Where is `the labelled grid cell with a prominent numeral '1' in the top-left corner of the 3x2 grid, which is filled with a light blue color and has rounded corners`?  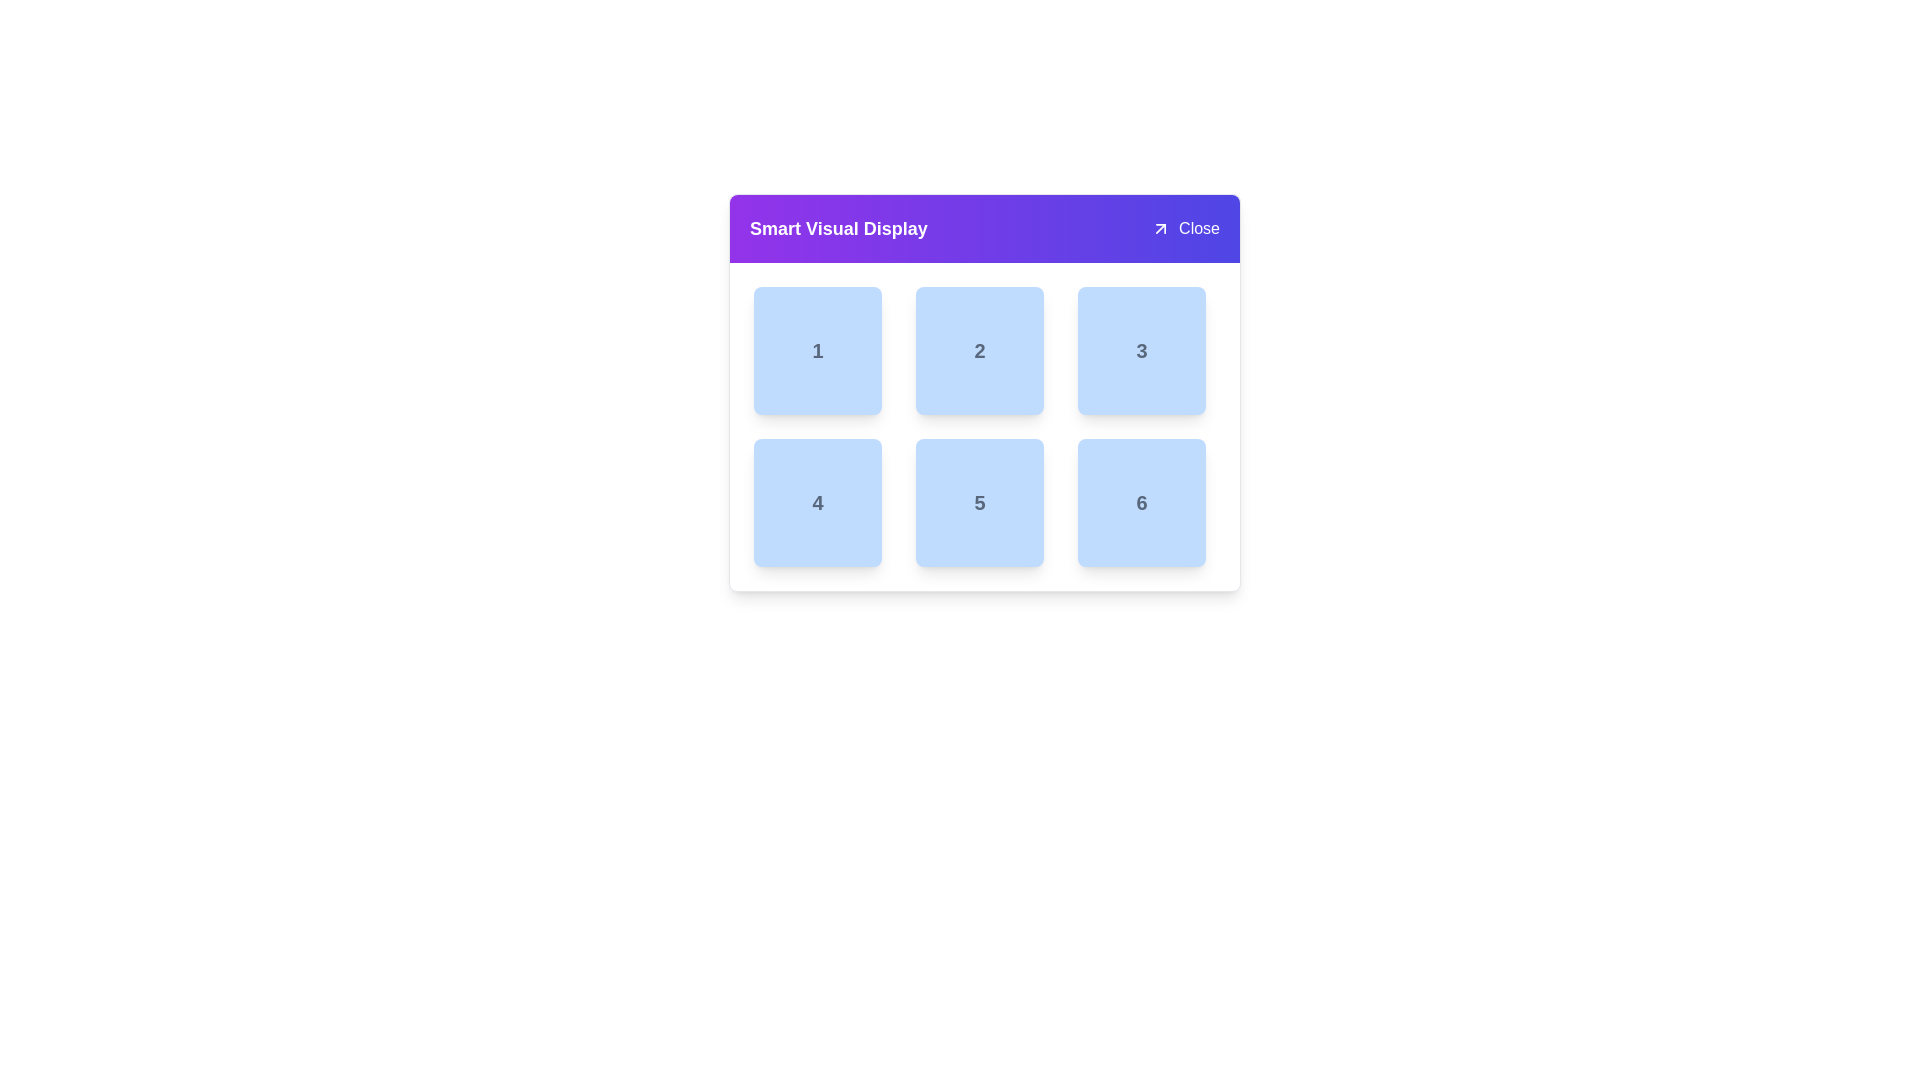 the labelled grid cell with a prominent numeral '1' in the top-left corner of the 3x2 grid, which is filled with a light blue color and has rounded corners is located at coordinates (817, 350).